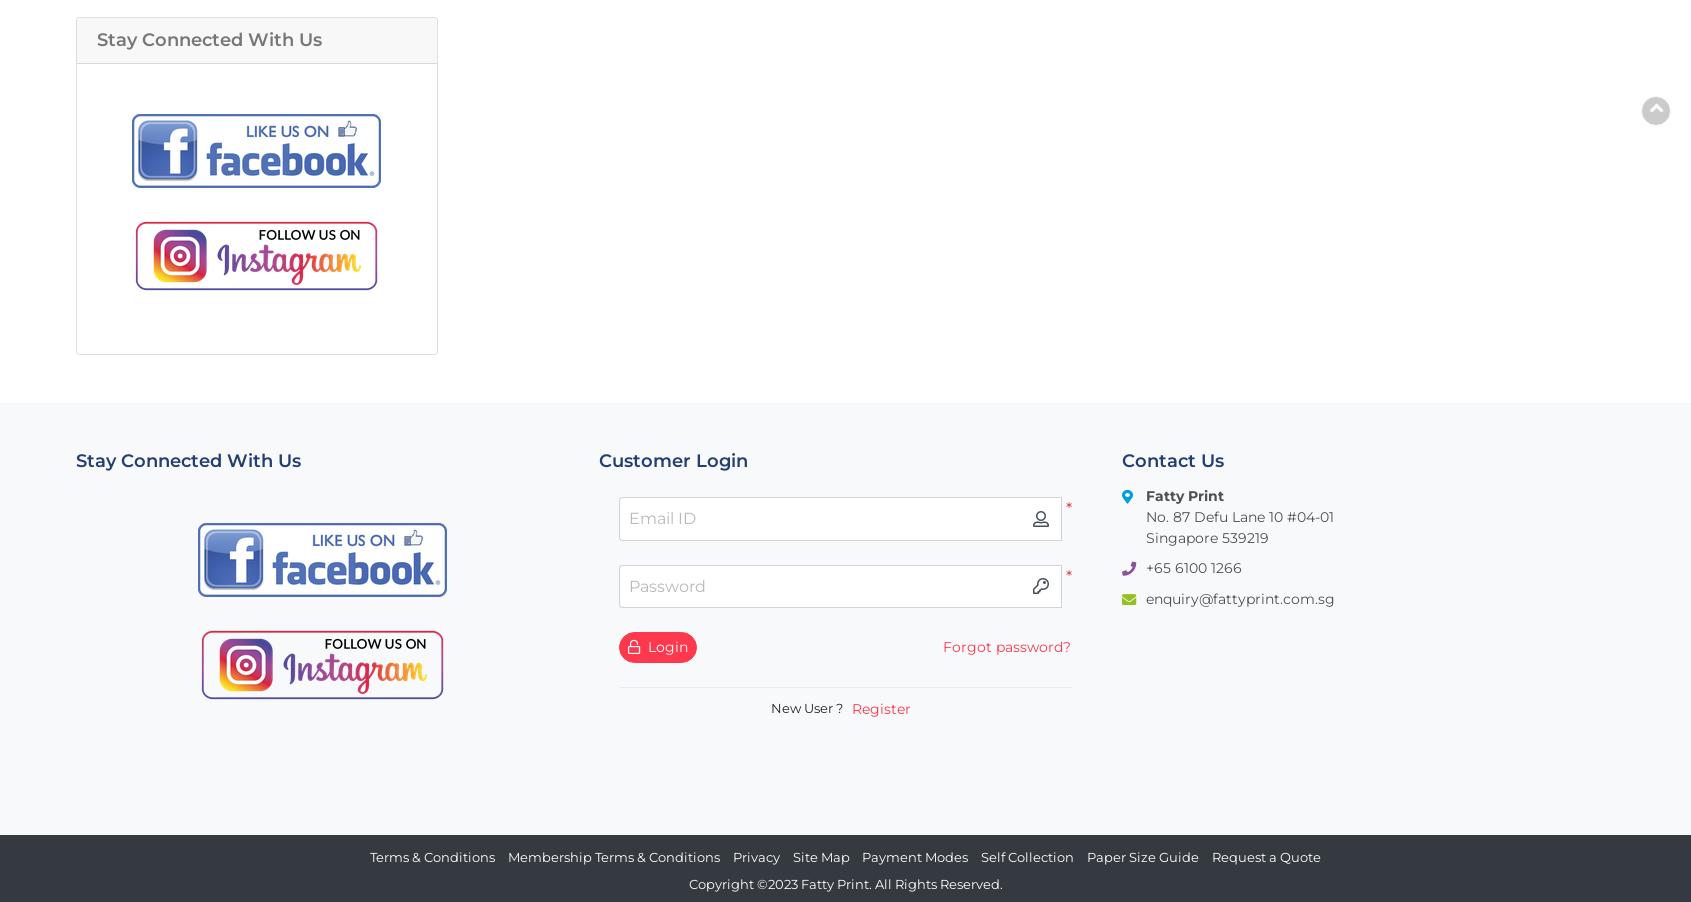 The width and height of the screenshot is (1691, 902). I want to click on 'Copyright ©2023 Fatty Print. All Rights Reserved.', so click(843, 884).